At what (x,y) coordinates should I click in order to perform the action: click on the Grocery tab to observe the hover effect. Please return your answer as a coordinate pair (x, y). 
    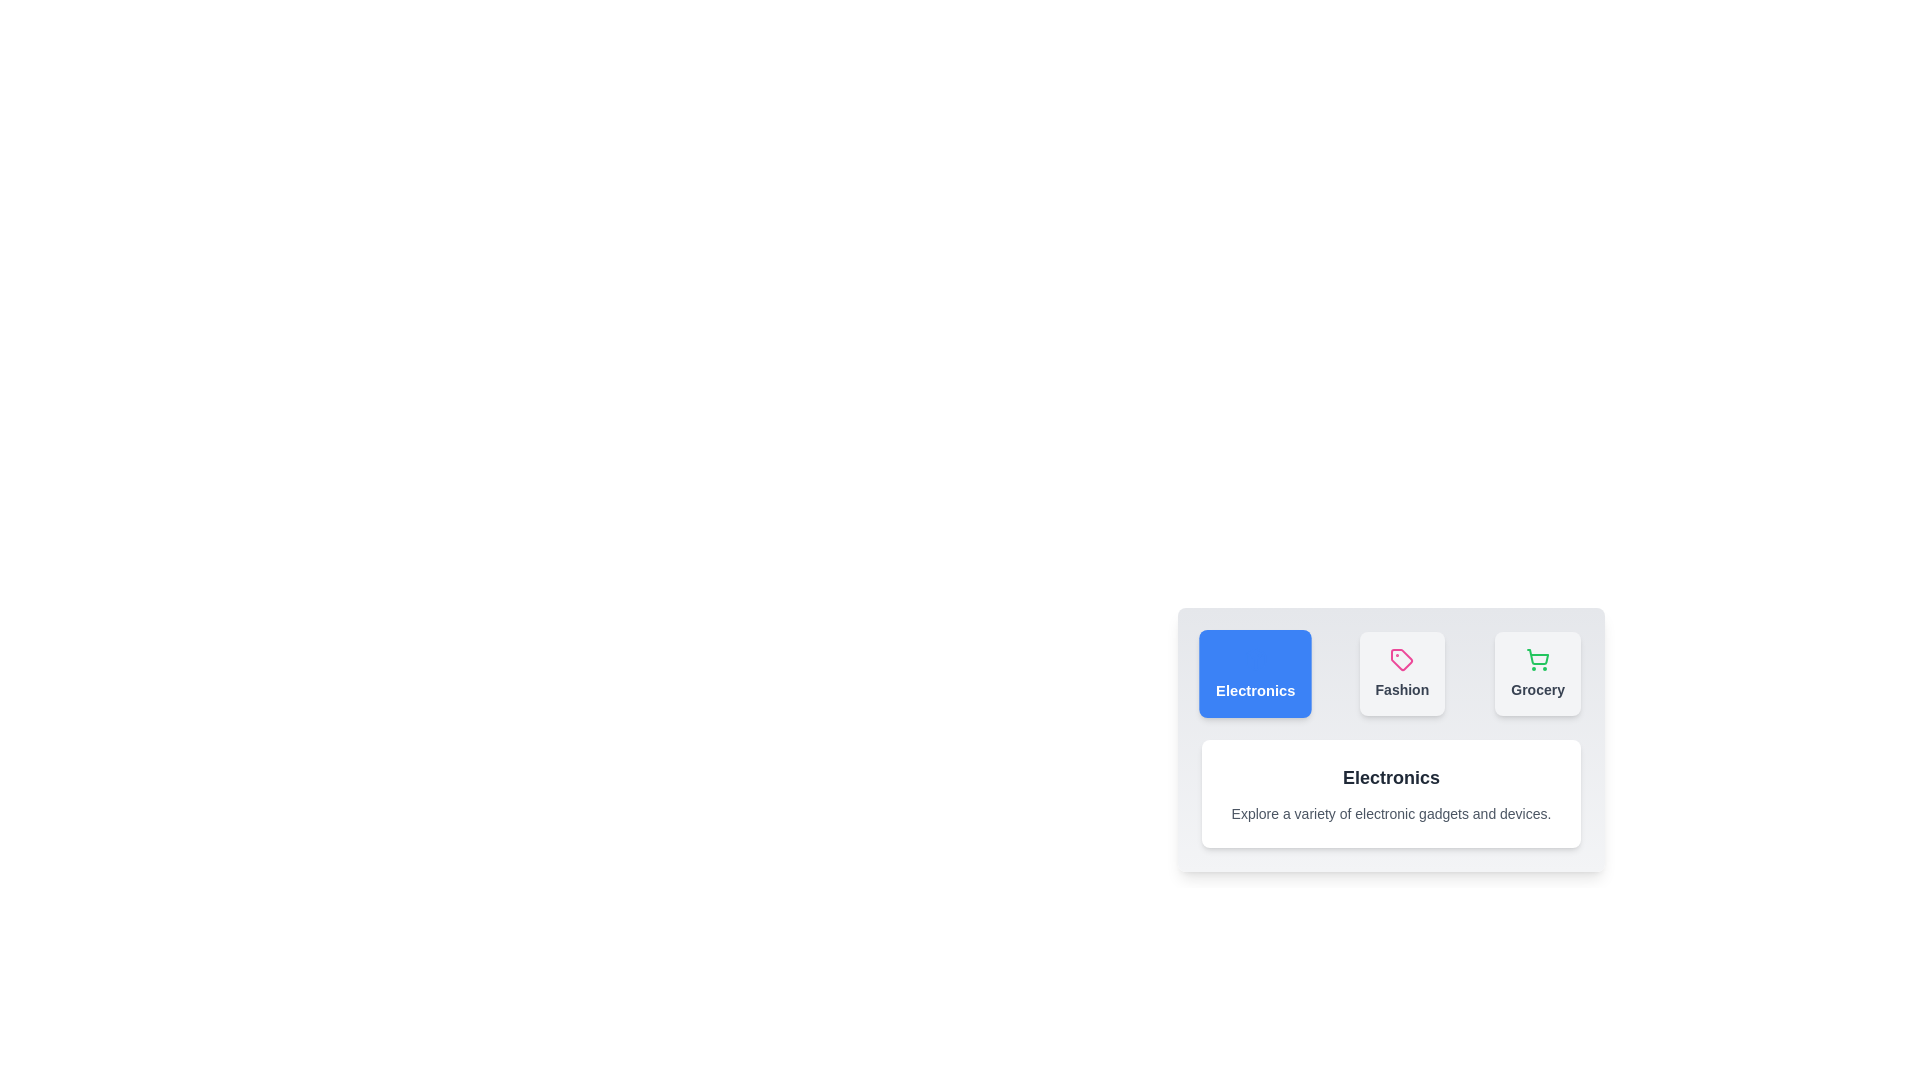
    Looking at the image, I should click on (1537, 674).